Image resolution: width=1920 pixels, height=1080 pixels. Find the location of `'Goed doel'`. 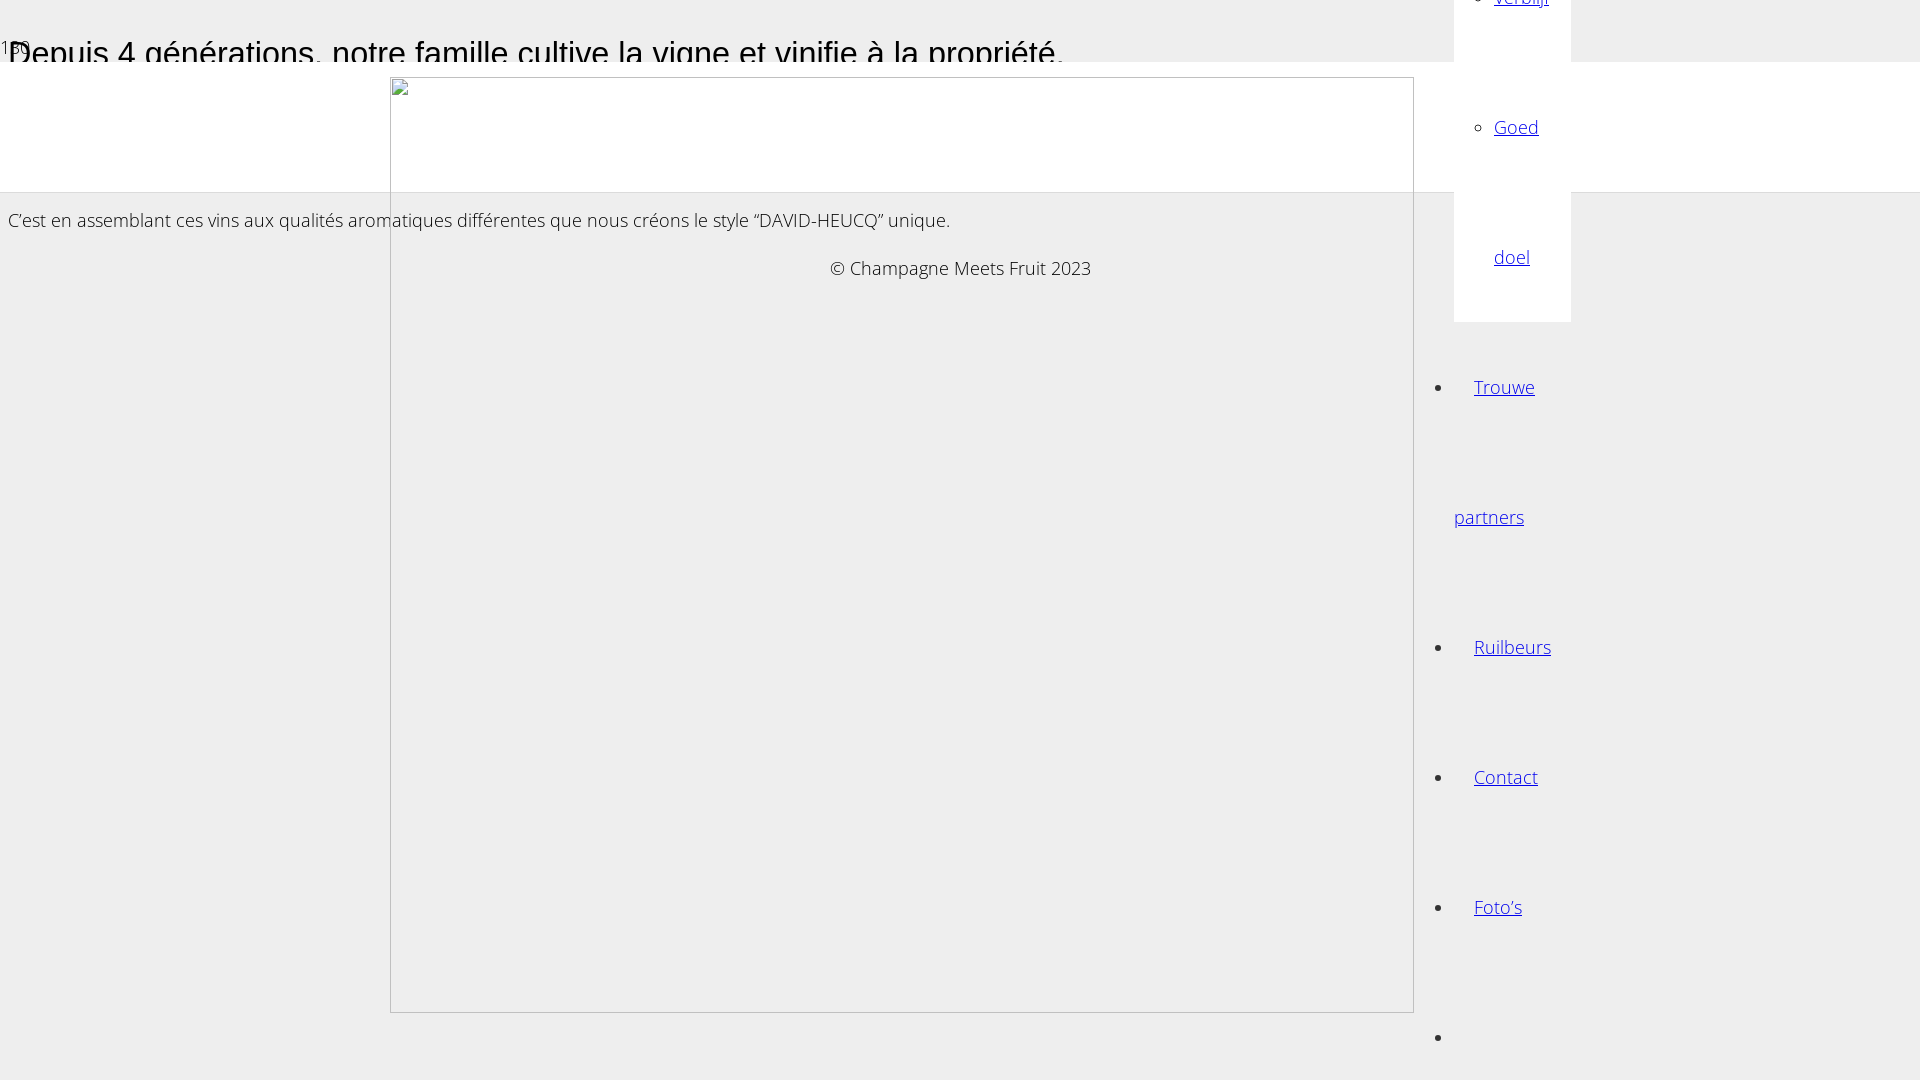

'Goed doel' is located at coordinates (1516, 192).